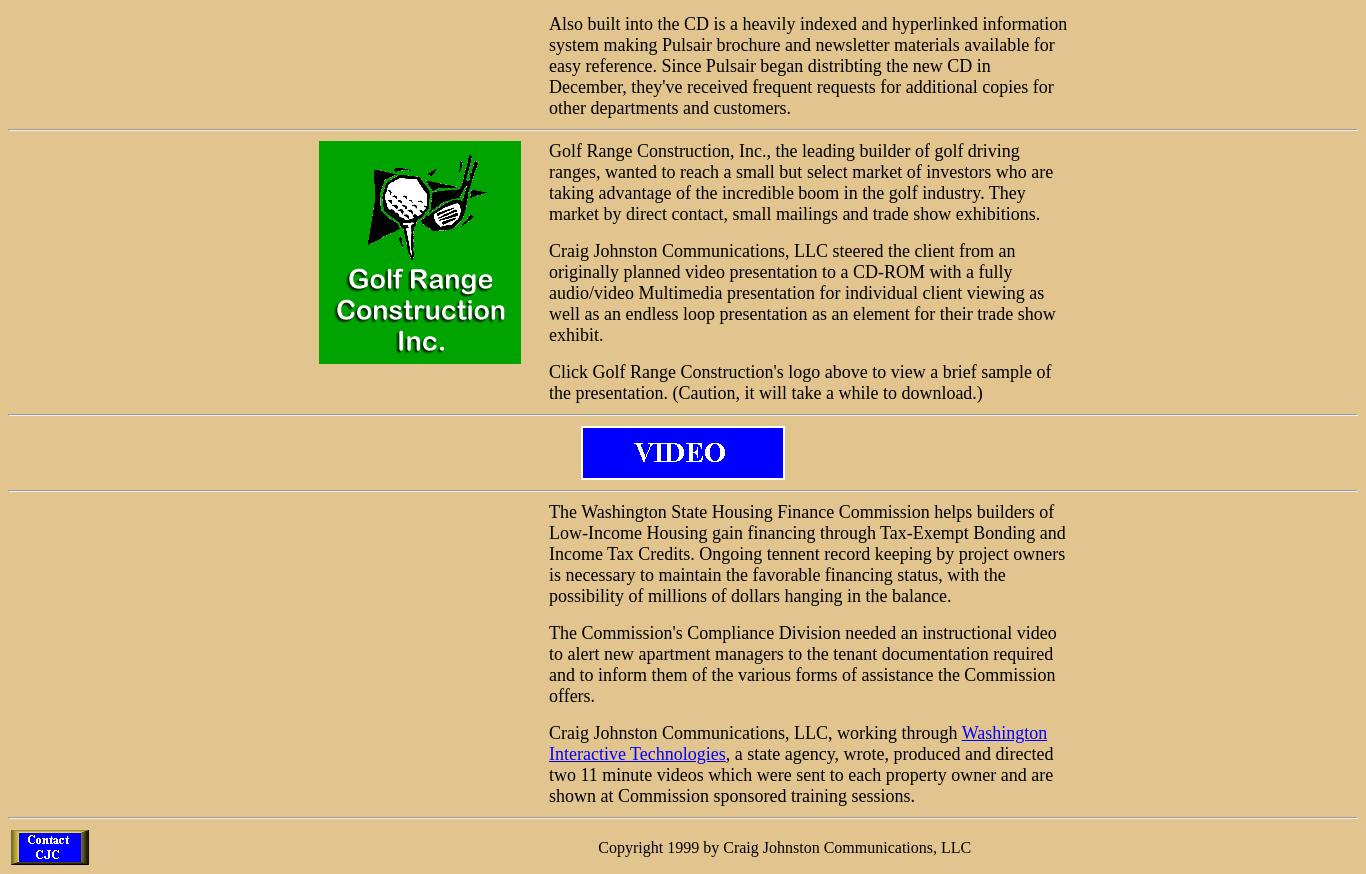  I want to click on 'Craig Johnston Communications, LLC steered the client from an originally planned
    video presentation to a CD-ROM with a fully audio/video Multimedia presentation for
    individual client viewing as well as an endless loop presentation as an element for their
    trade show exhibit.', so click(800, 291).